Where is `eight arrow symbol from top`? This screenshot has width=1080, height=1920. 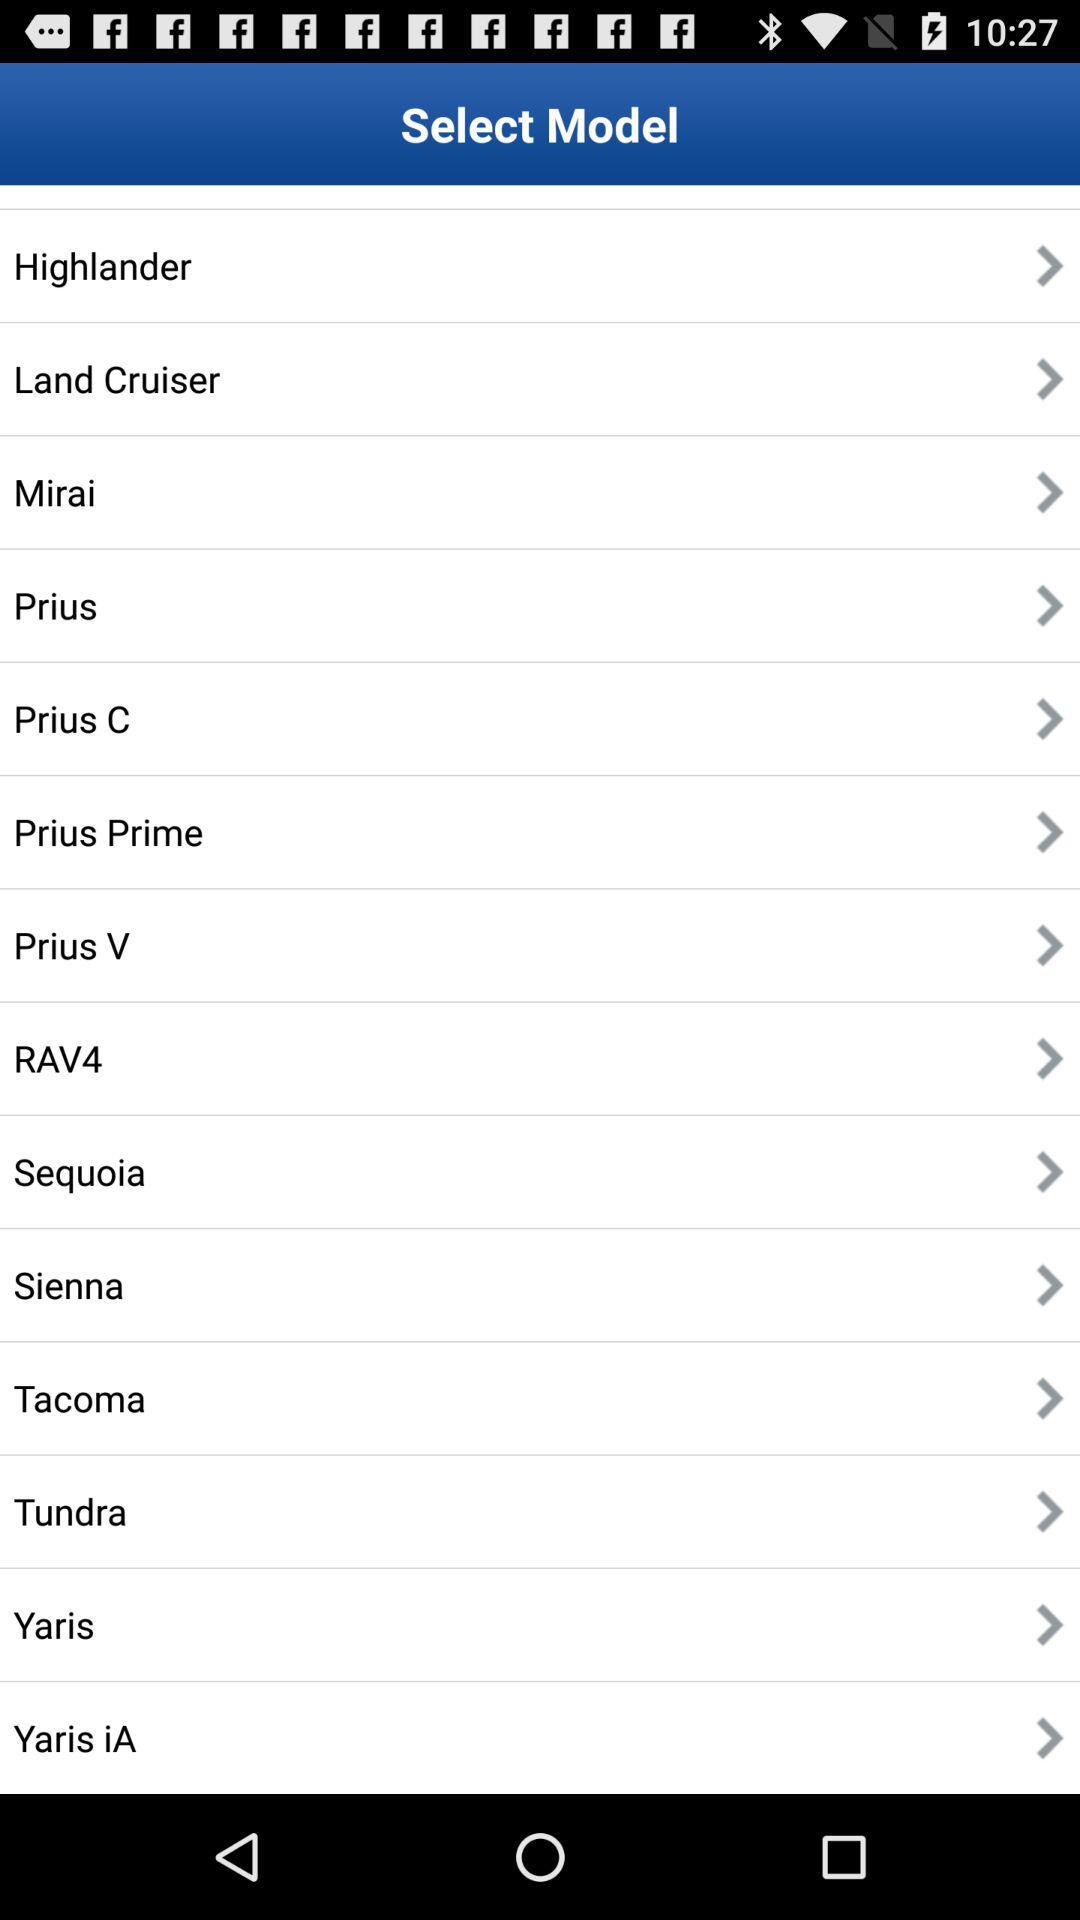
eight arrow symbol from top is located at coordinates (1049, 1057).